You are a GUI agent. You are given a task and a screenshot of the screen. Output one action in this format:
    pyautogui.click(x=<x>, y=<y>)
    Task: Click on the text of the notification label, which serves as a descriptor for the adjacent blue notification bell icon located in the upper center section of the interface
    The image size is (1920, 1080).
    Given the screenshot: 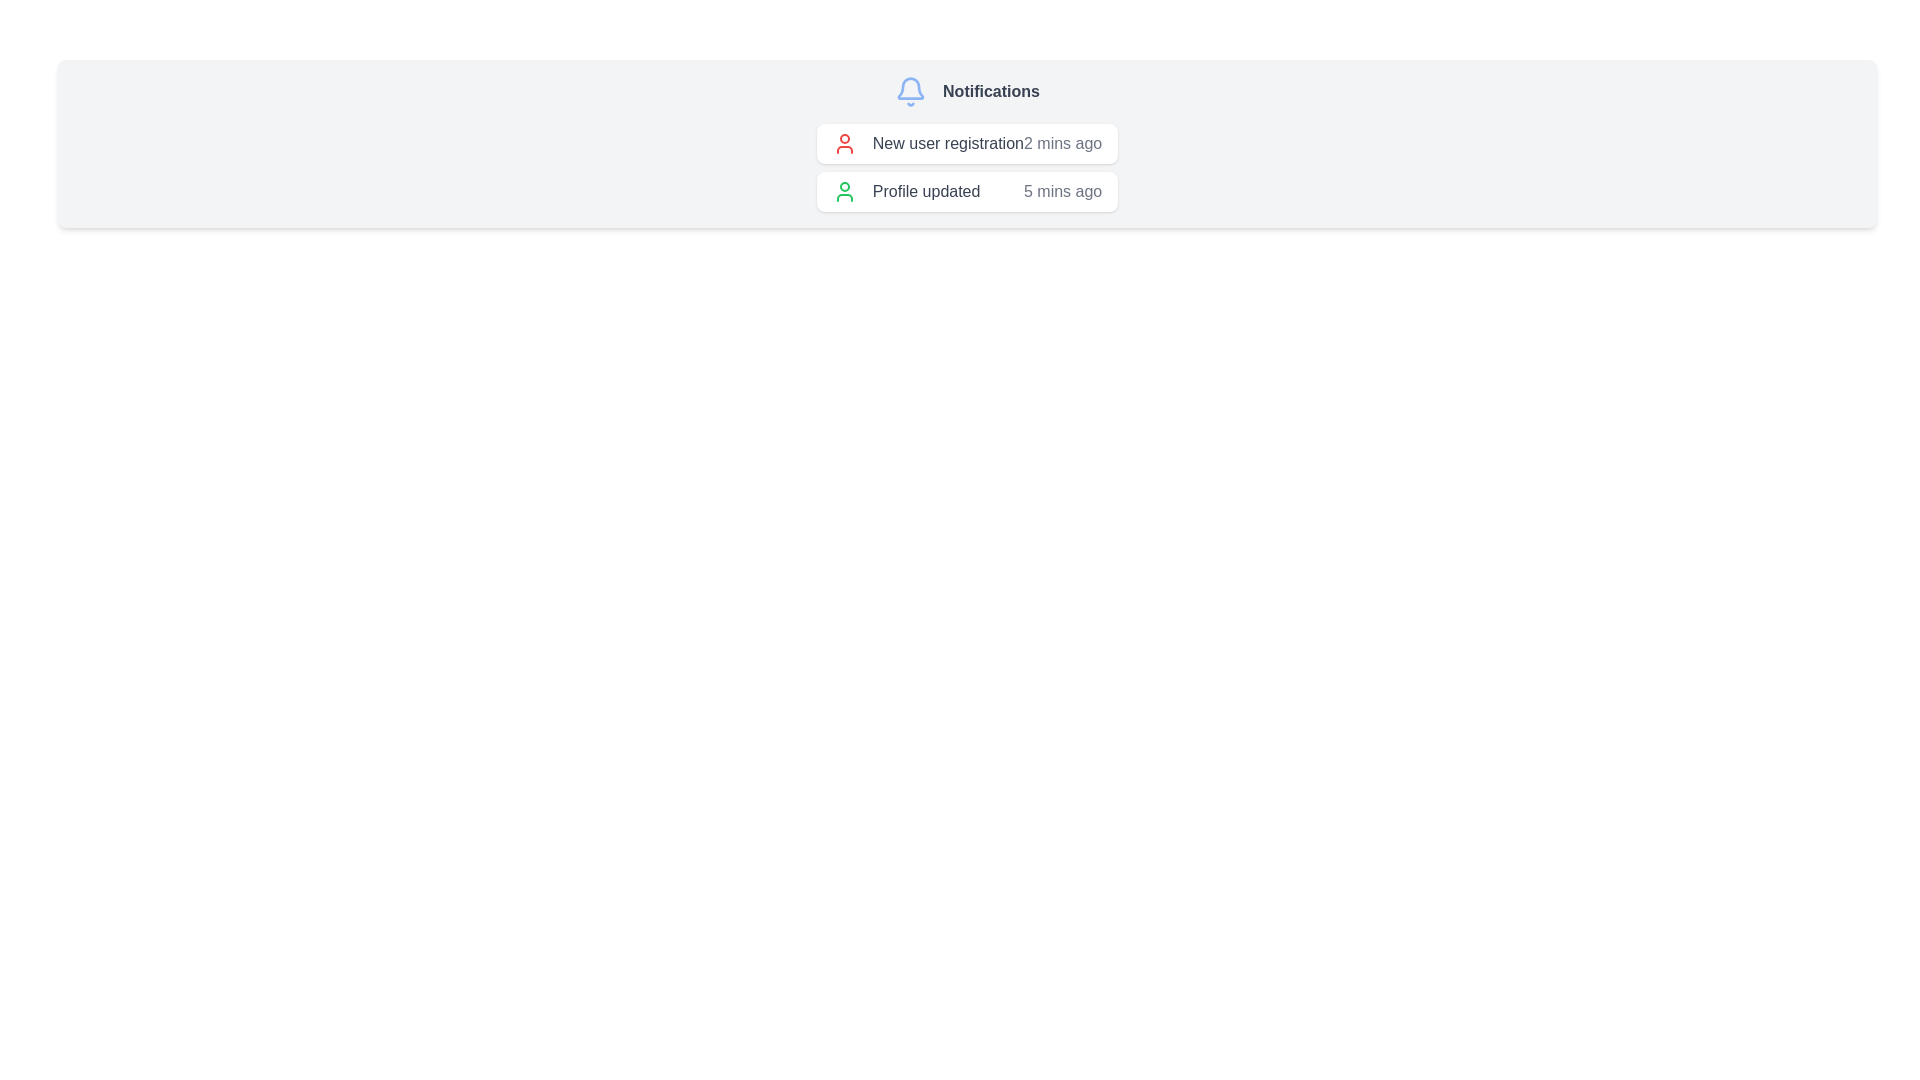 What is the action you would take?
    pyautogui.click(x=991, y=92)
    